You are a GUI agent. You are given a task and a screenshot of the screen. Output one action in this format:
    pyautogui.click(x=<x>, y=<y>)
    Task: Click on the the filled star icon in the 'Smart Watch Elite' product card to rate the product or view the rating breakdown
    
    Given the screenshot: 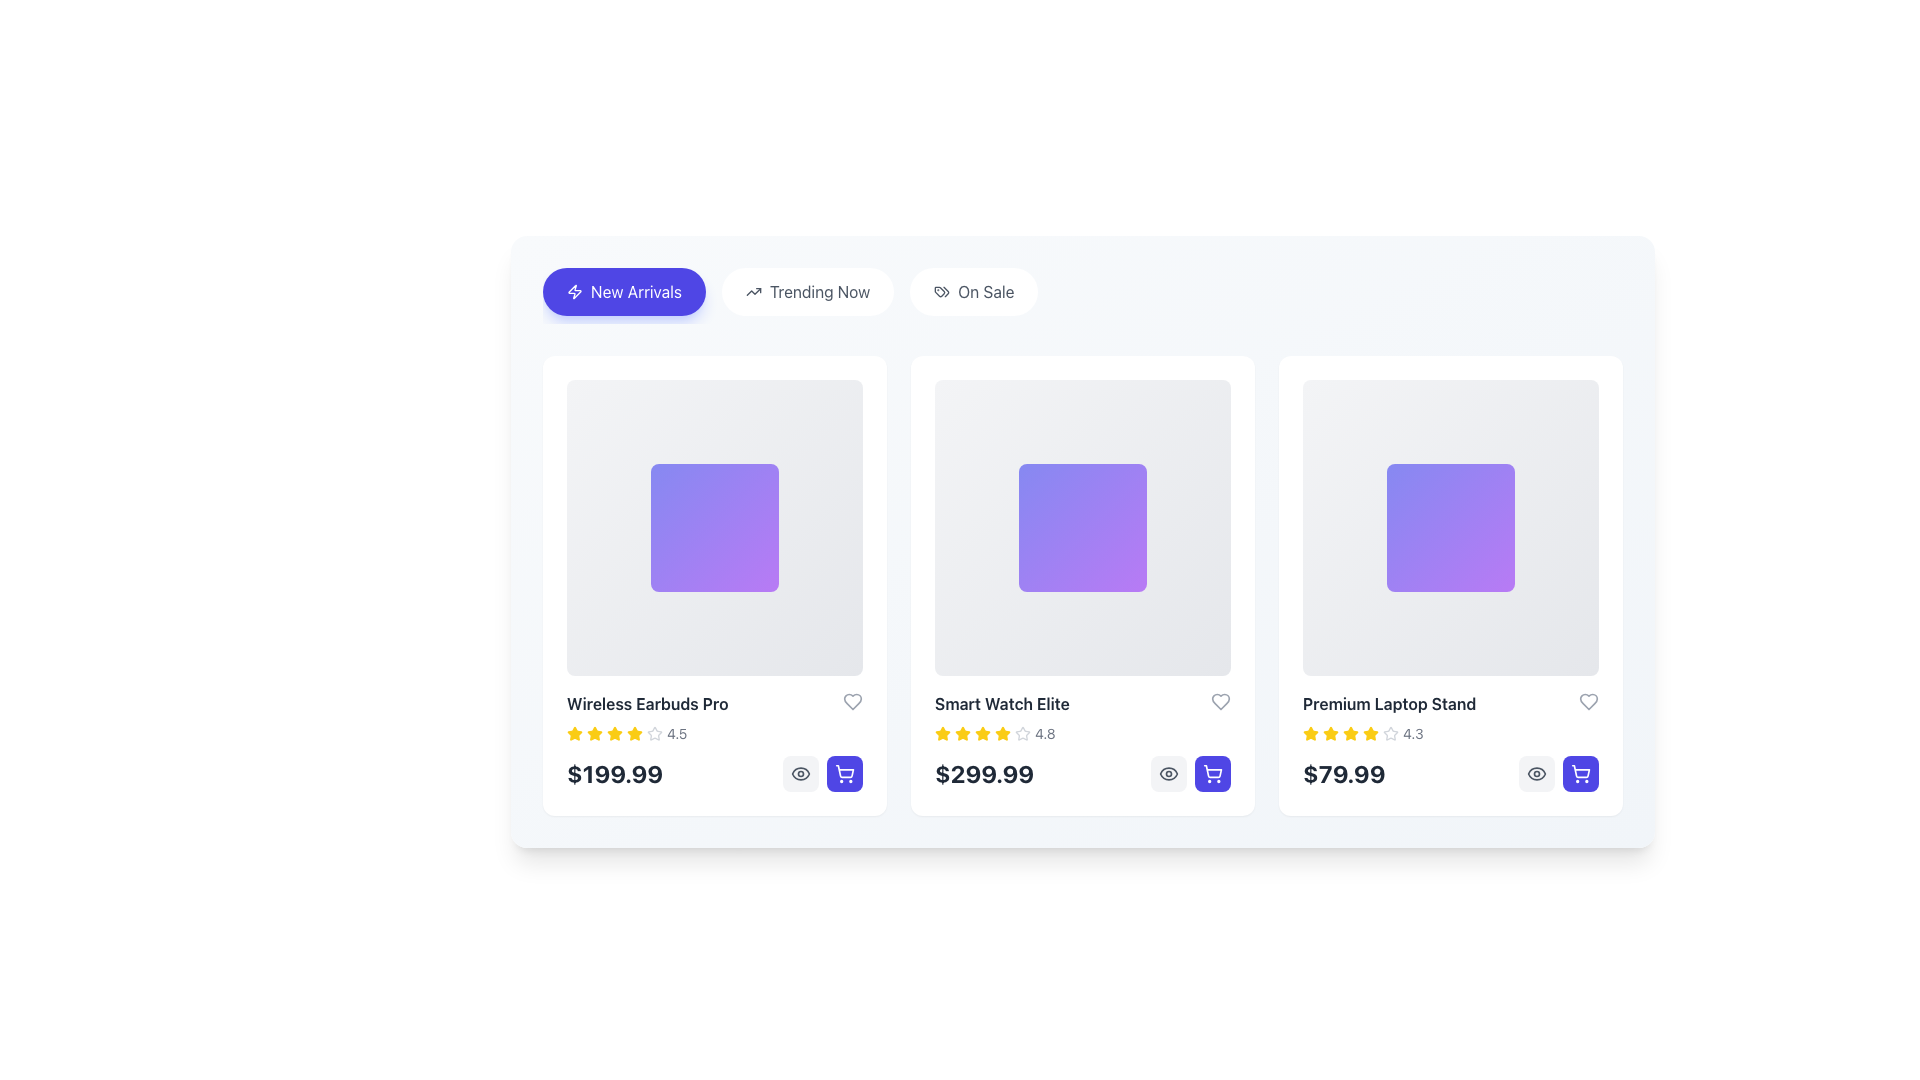 What is the action you would take?
    pyautogui.click(x=963, y=733)
    